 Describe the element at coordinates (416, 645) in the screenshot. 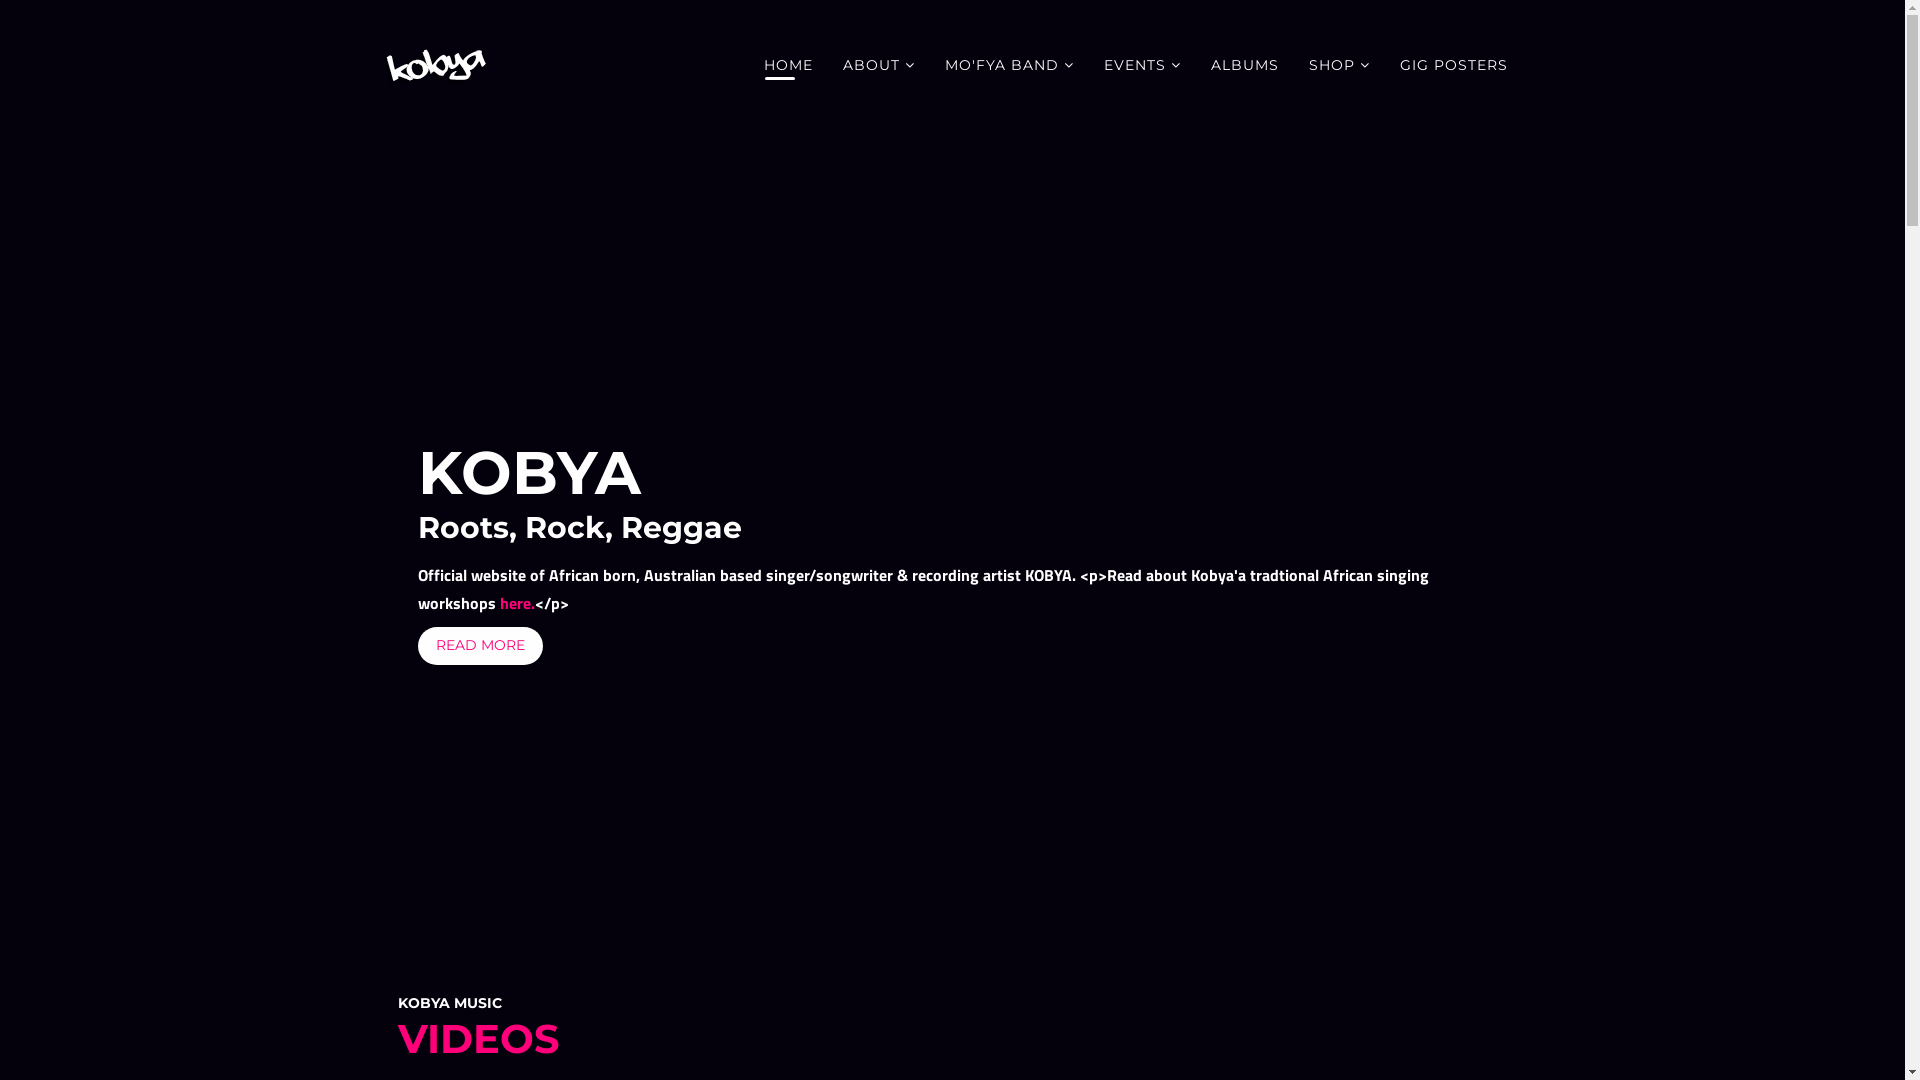

I see `'READ MORE'` at that location.